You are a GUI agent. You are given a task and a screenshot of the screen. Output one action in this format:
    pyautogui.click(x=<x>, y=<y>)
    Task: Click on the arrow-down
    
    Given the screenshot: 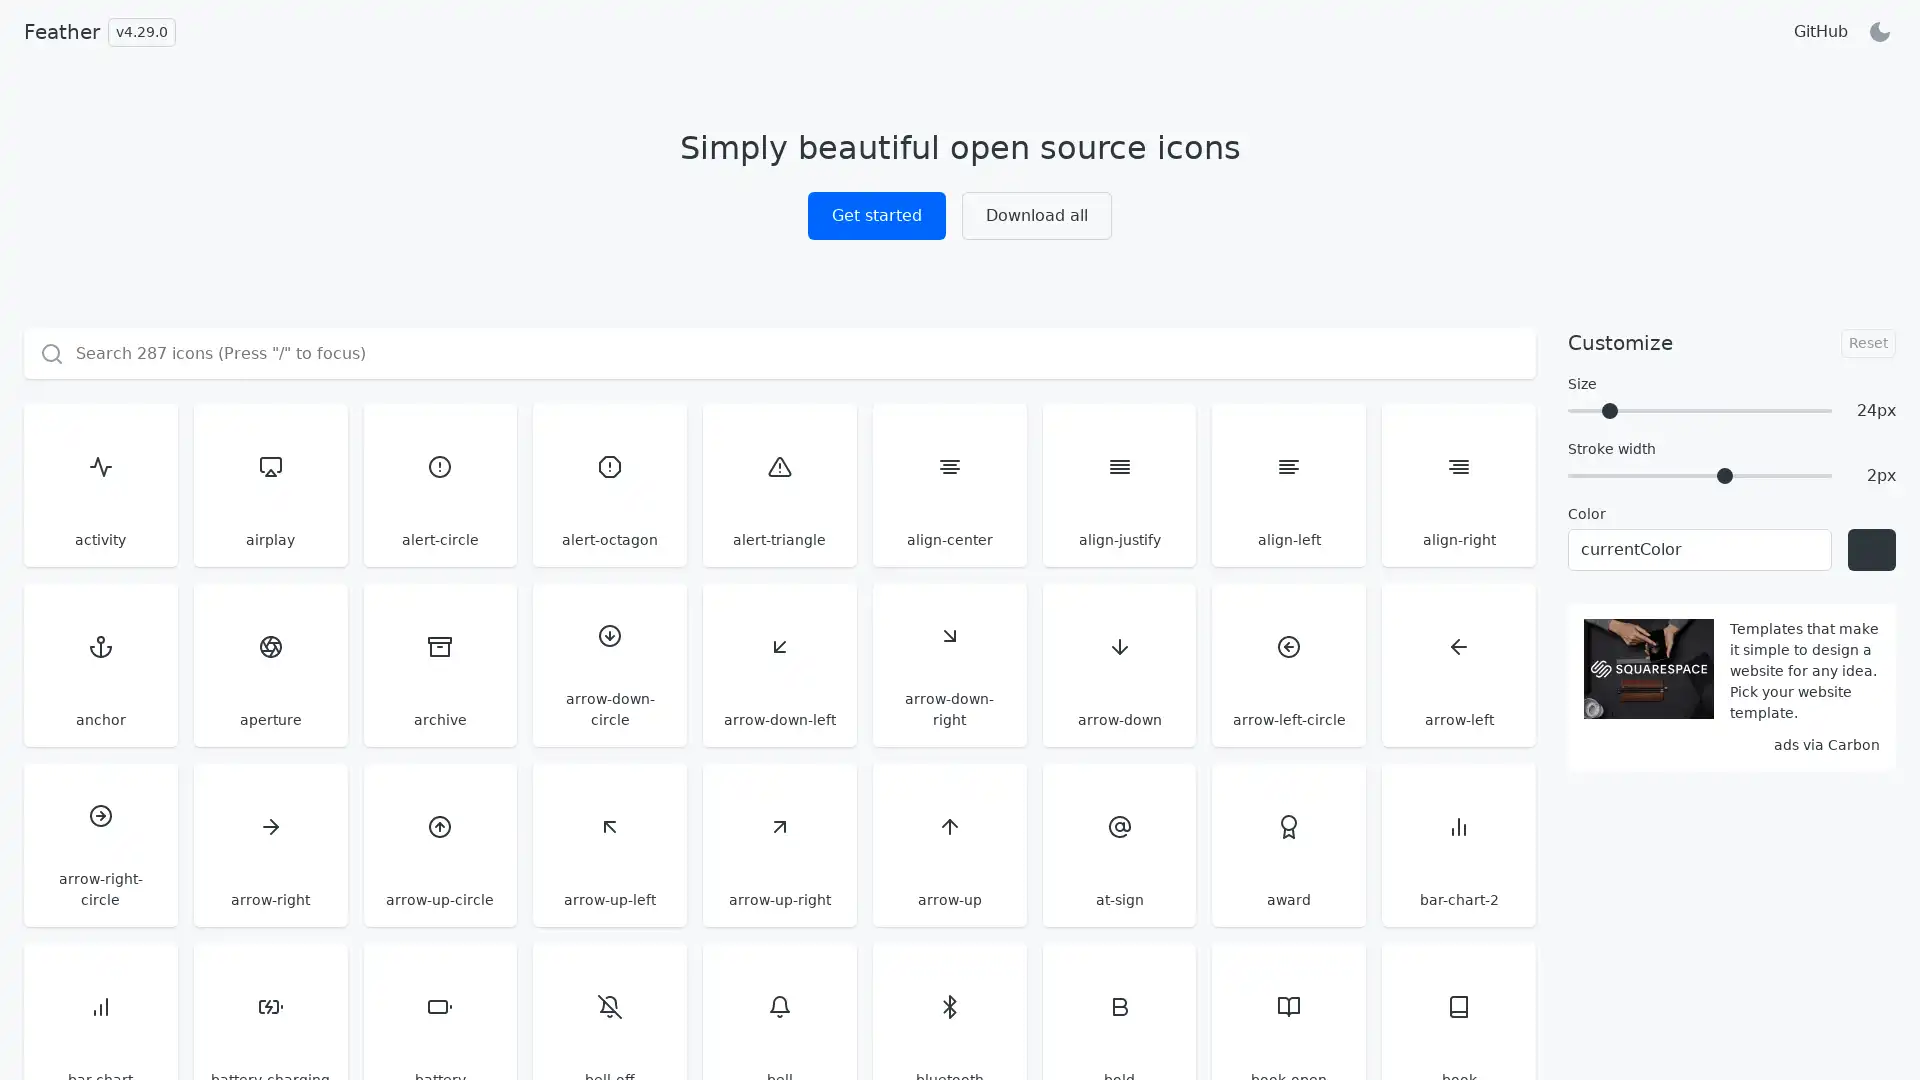 What is the action you would take?
    pyautogui.click(x=1117, y=664)
    